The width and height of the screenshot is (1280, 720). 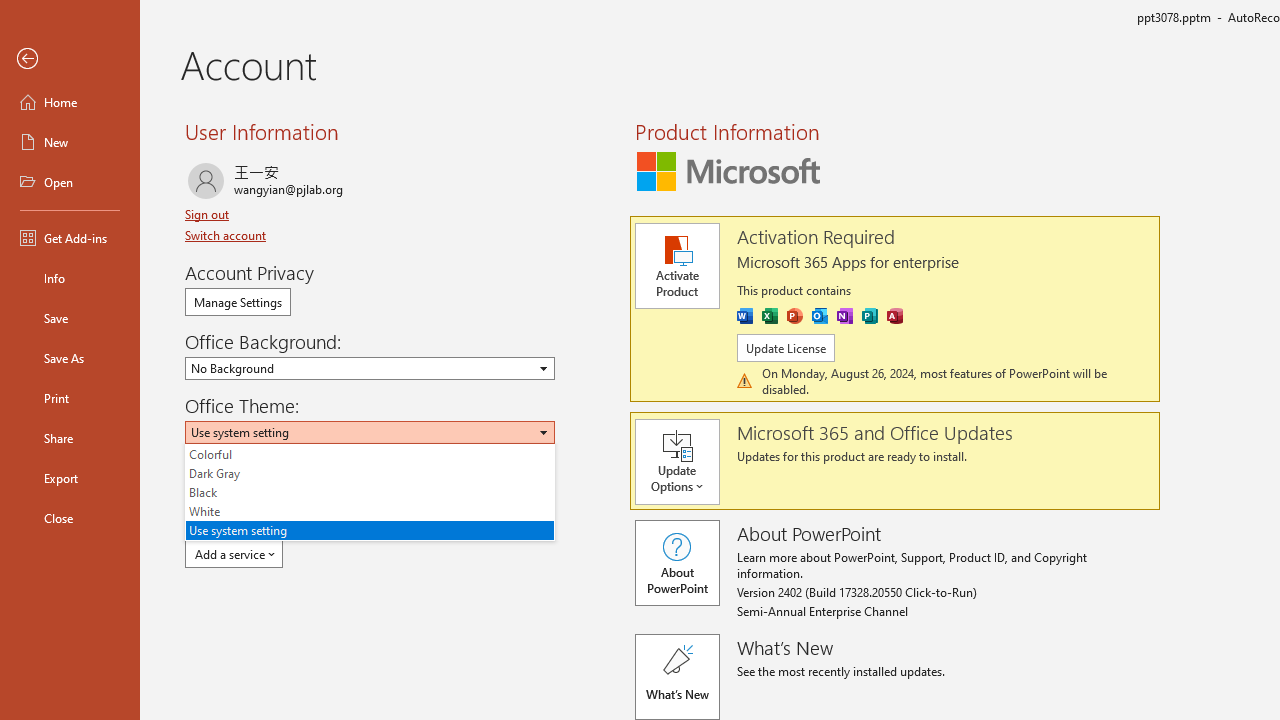 What do you see at coordinates (238, 302) in the screenshot?
I see `'Manage Settings'` at bounding box center [238, 302].